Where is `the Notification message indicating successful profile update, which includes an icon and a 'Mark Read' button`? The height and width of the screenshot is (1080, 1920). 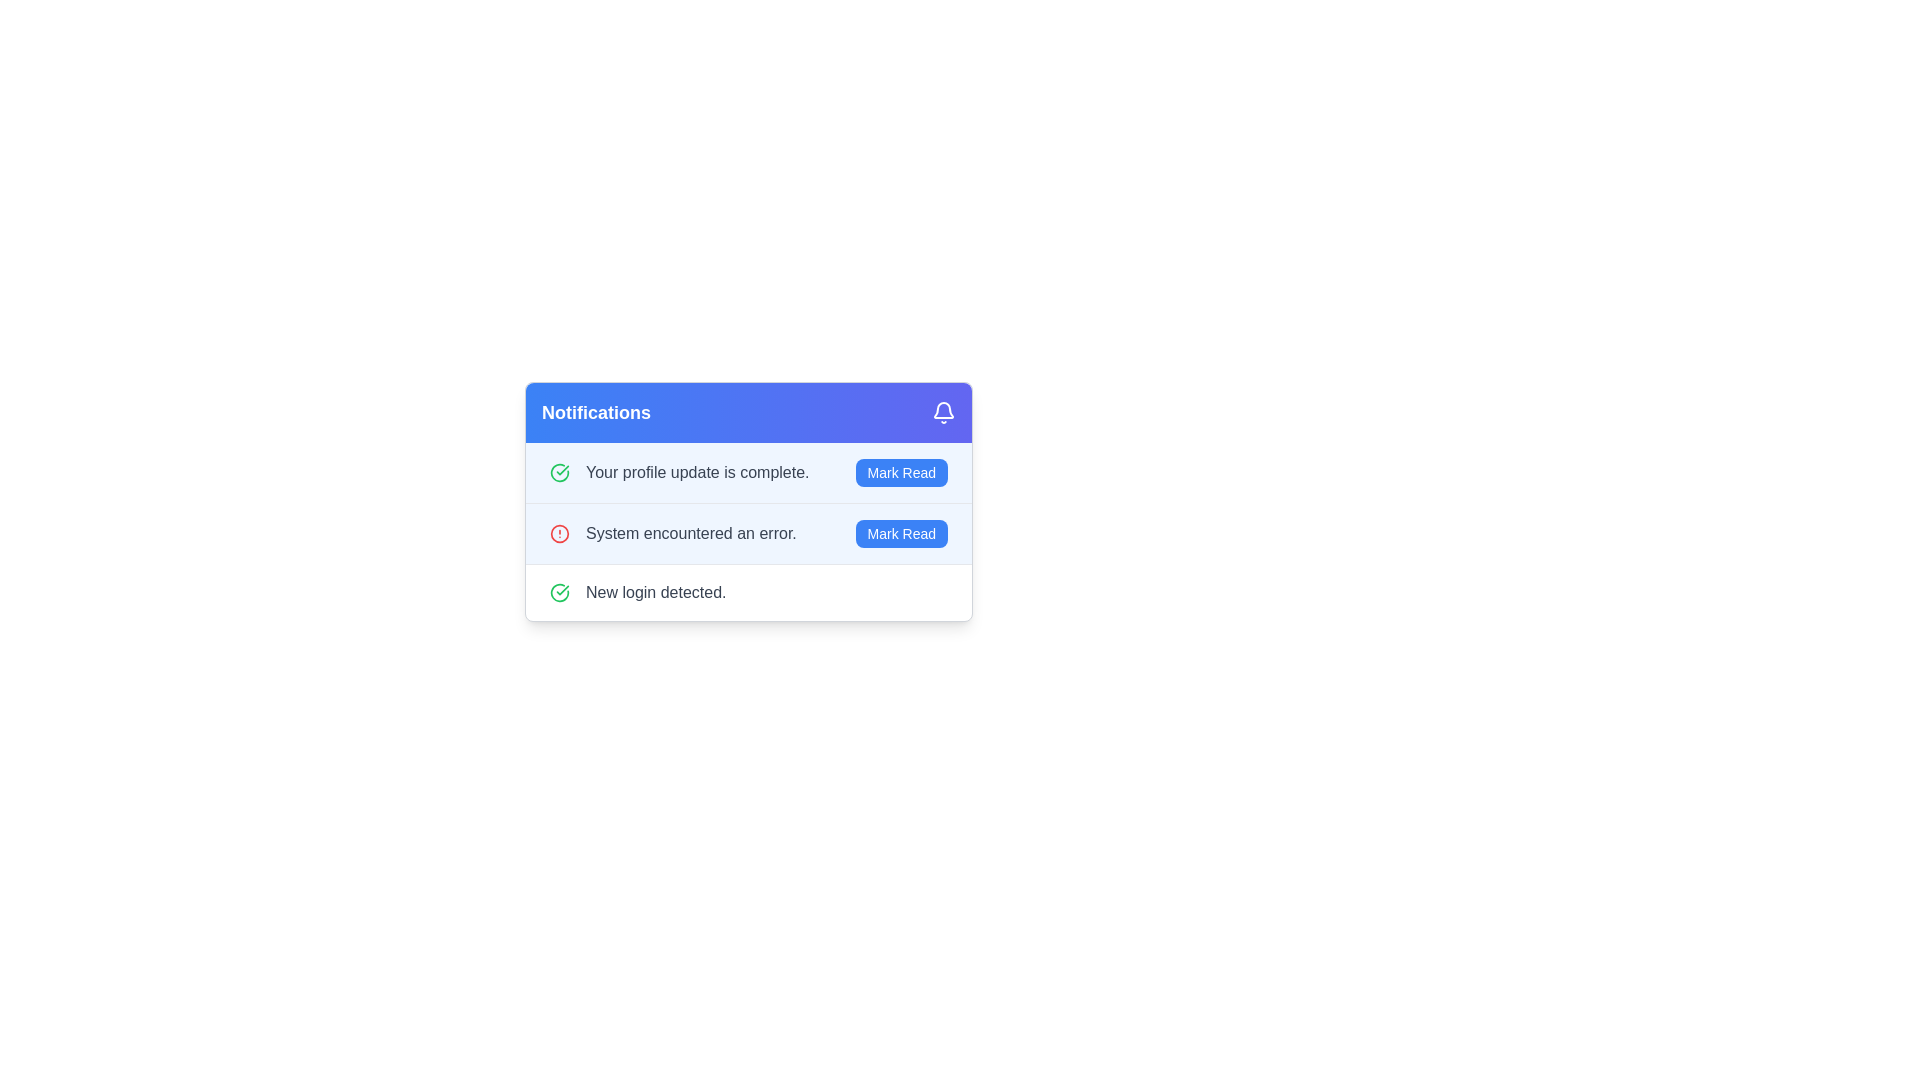 the Notification message indicating successful profile update, which includes an icon and a 'Mark Read' button is located at coordinates (679, 473).